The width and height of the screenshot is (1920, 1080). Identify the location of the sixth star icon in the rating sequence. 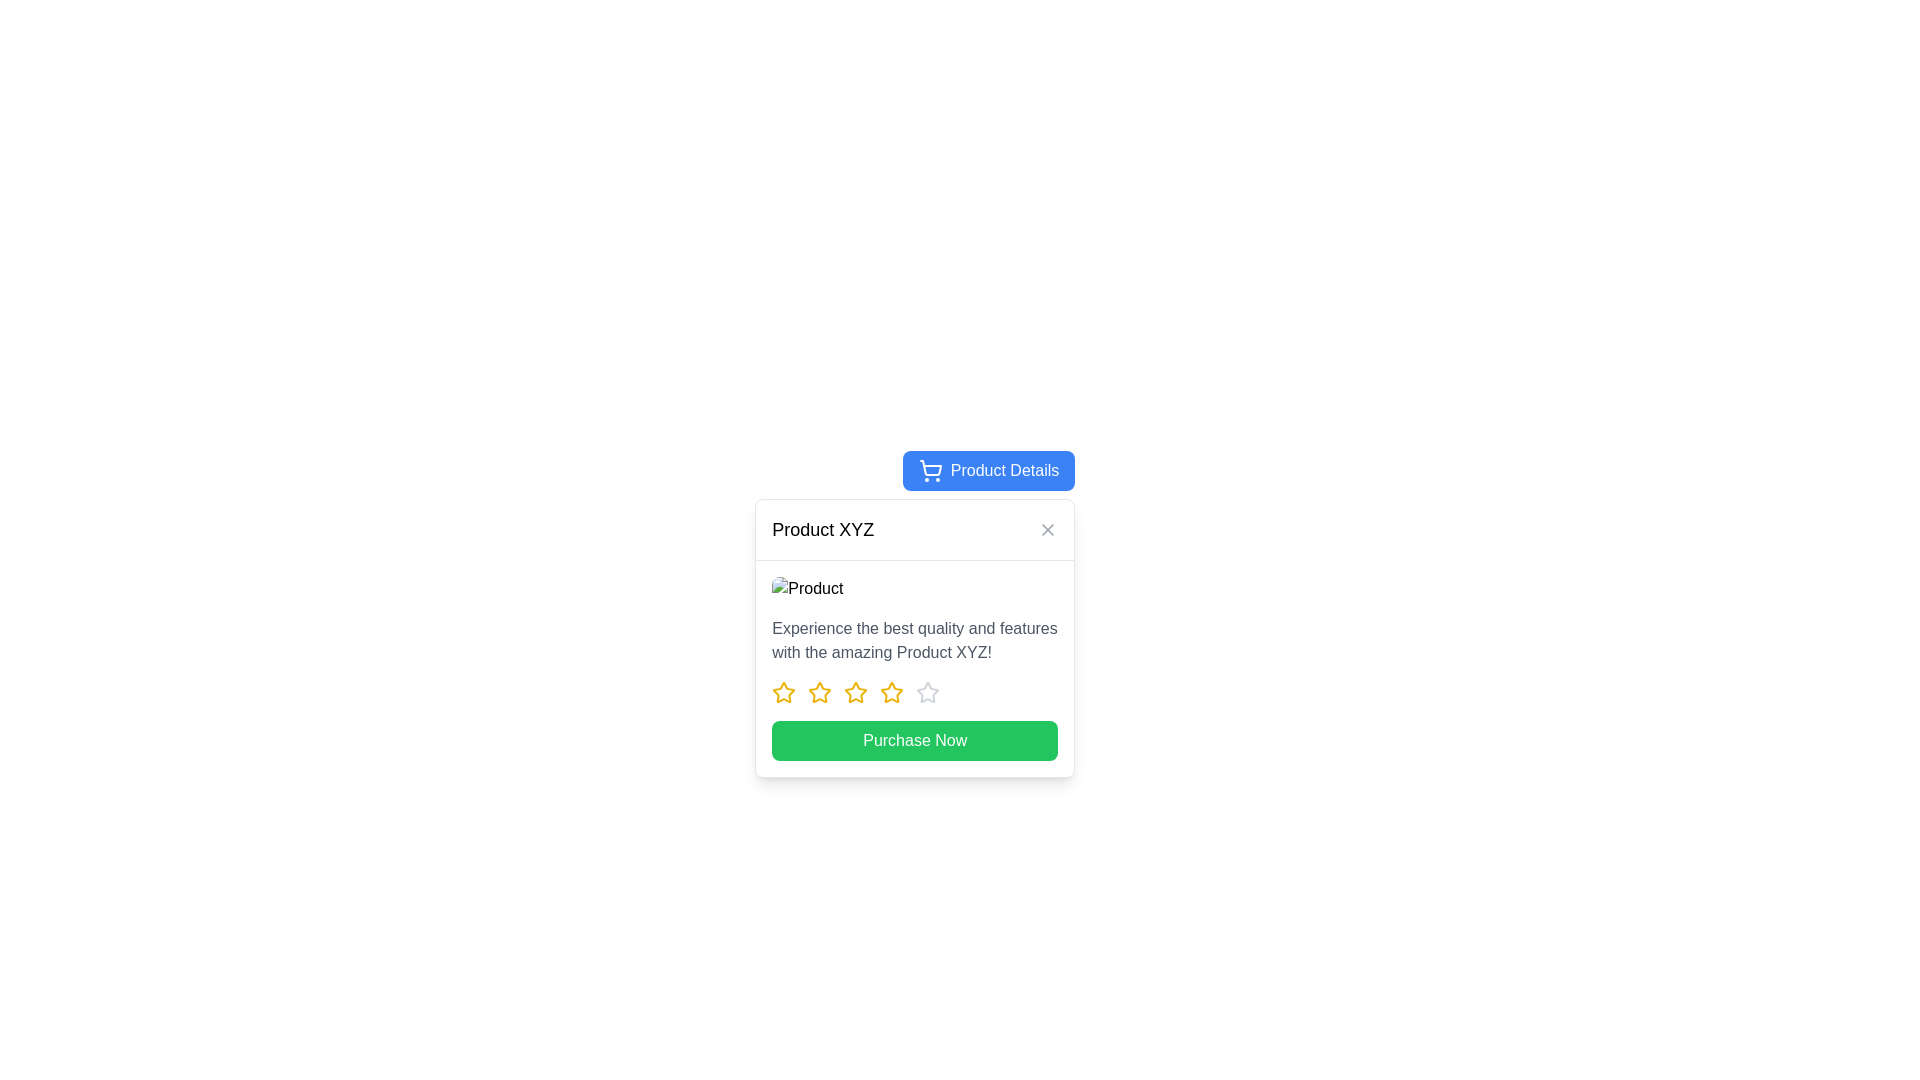
(927, 692).